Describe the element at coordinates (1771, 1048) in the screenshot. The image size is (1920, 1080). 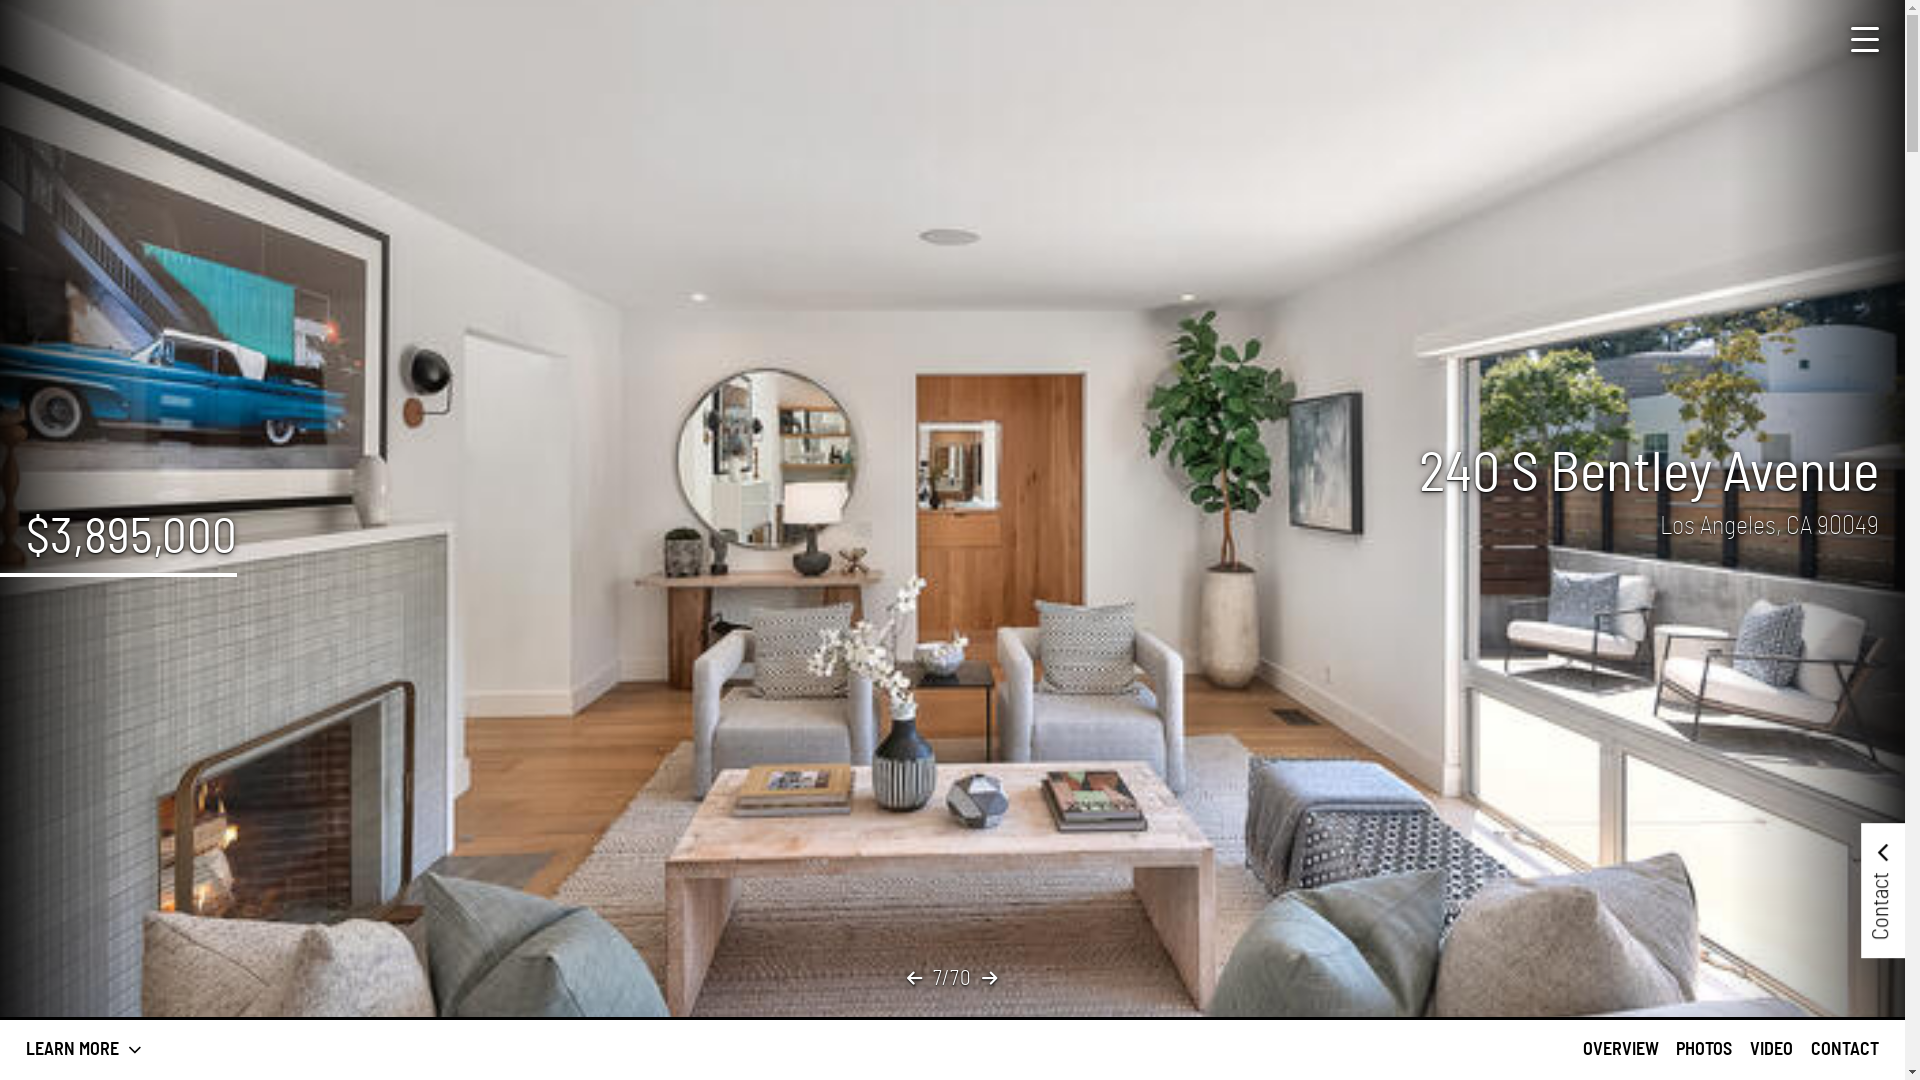
I see `'VIDEO'` at that location.